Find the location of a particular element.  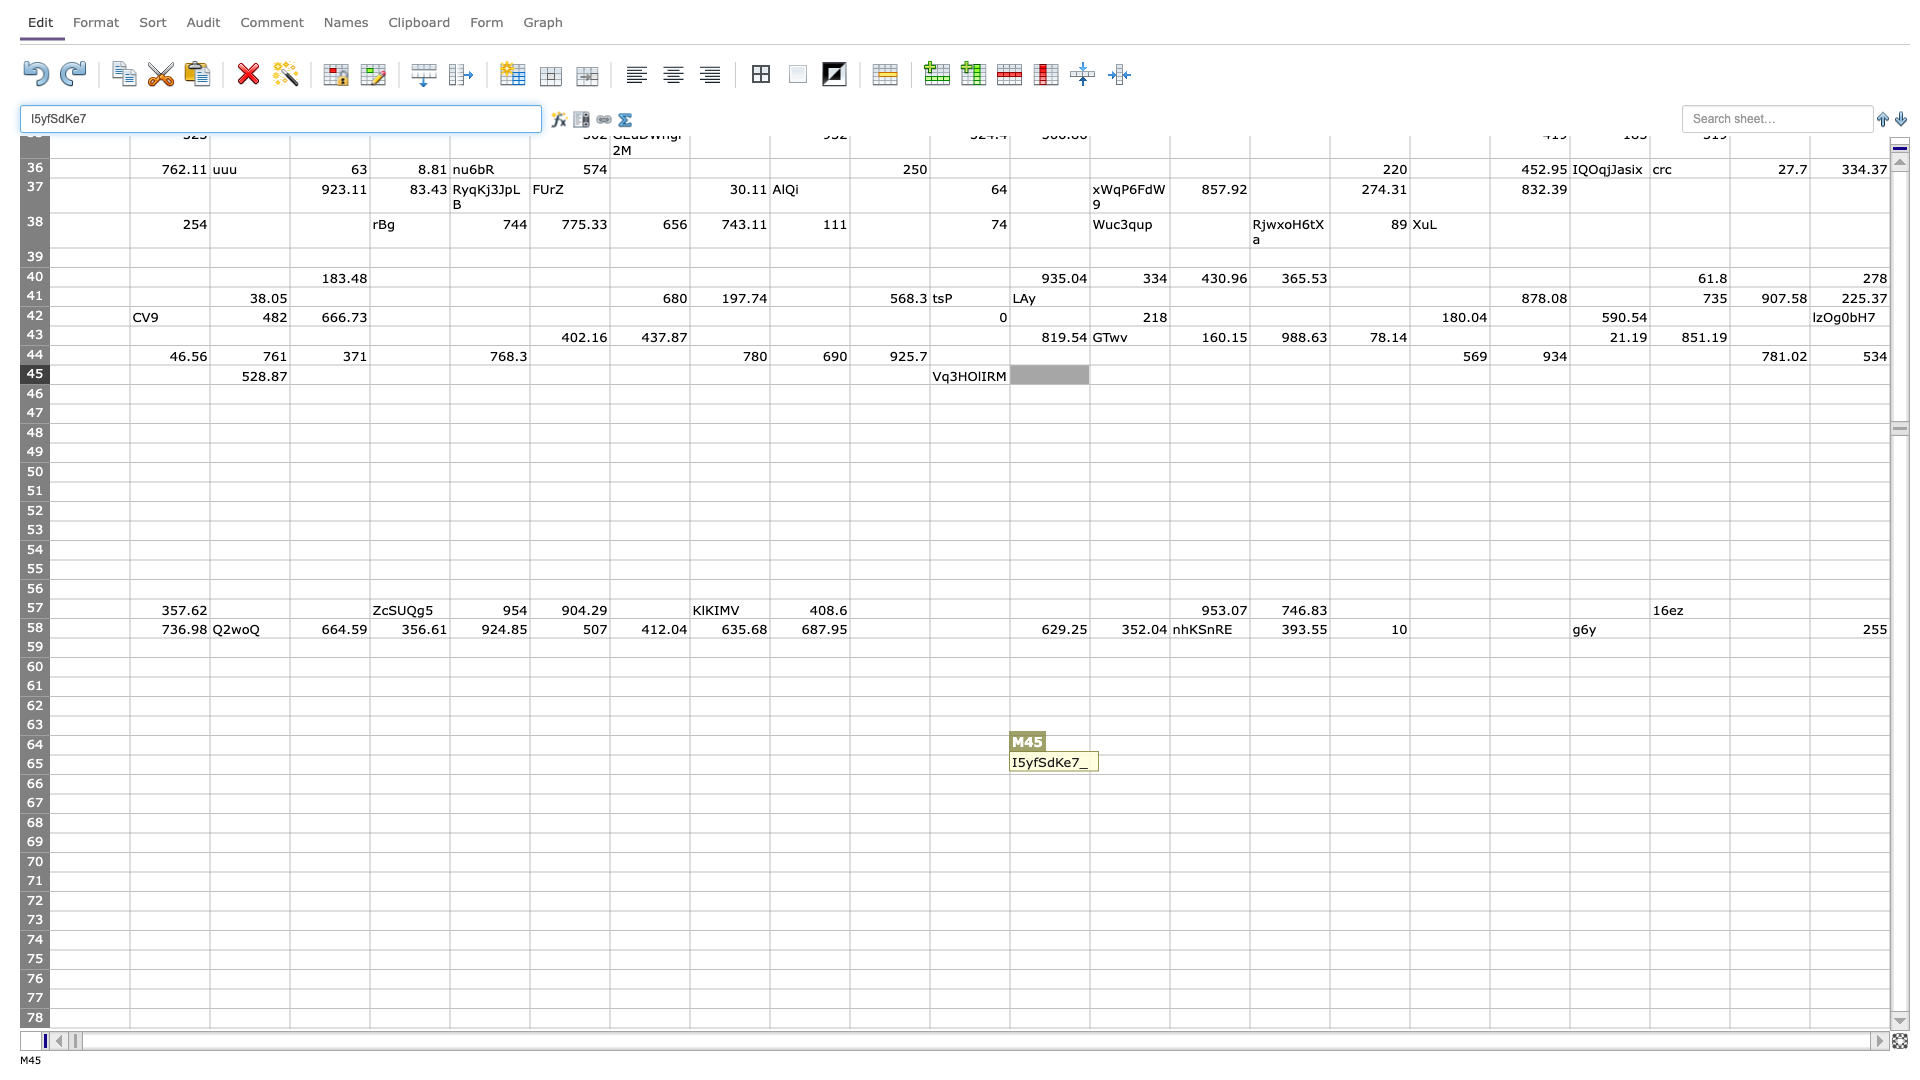

Bottom right corner of N-65 is located at coordinates (1170, 773).